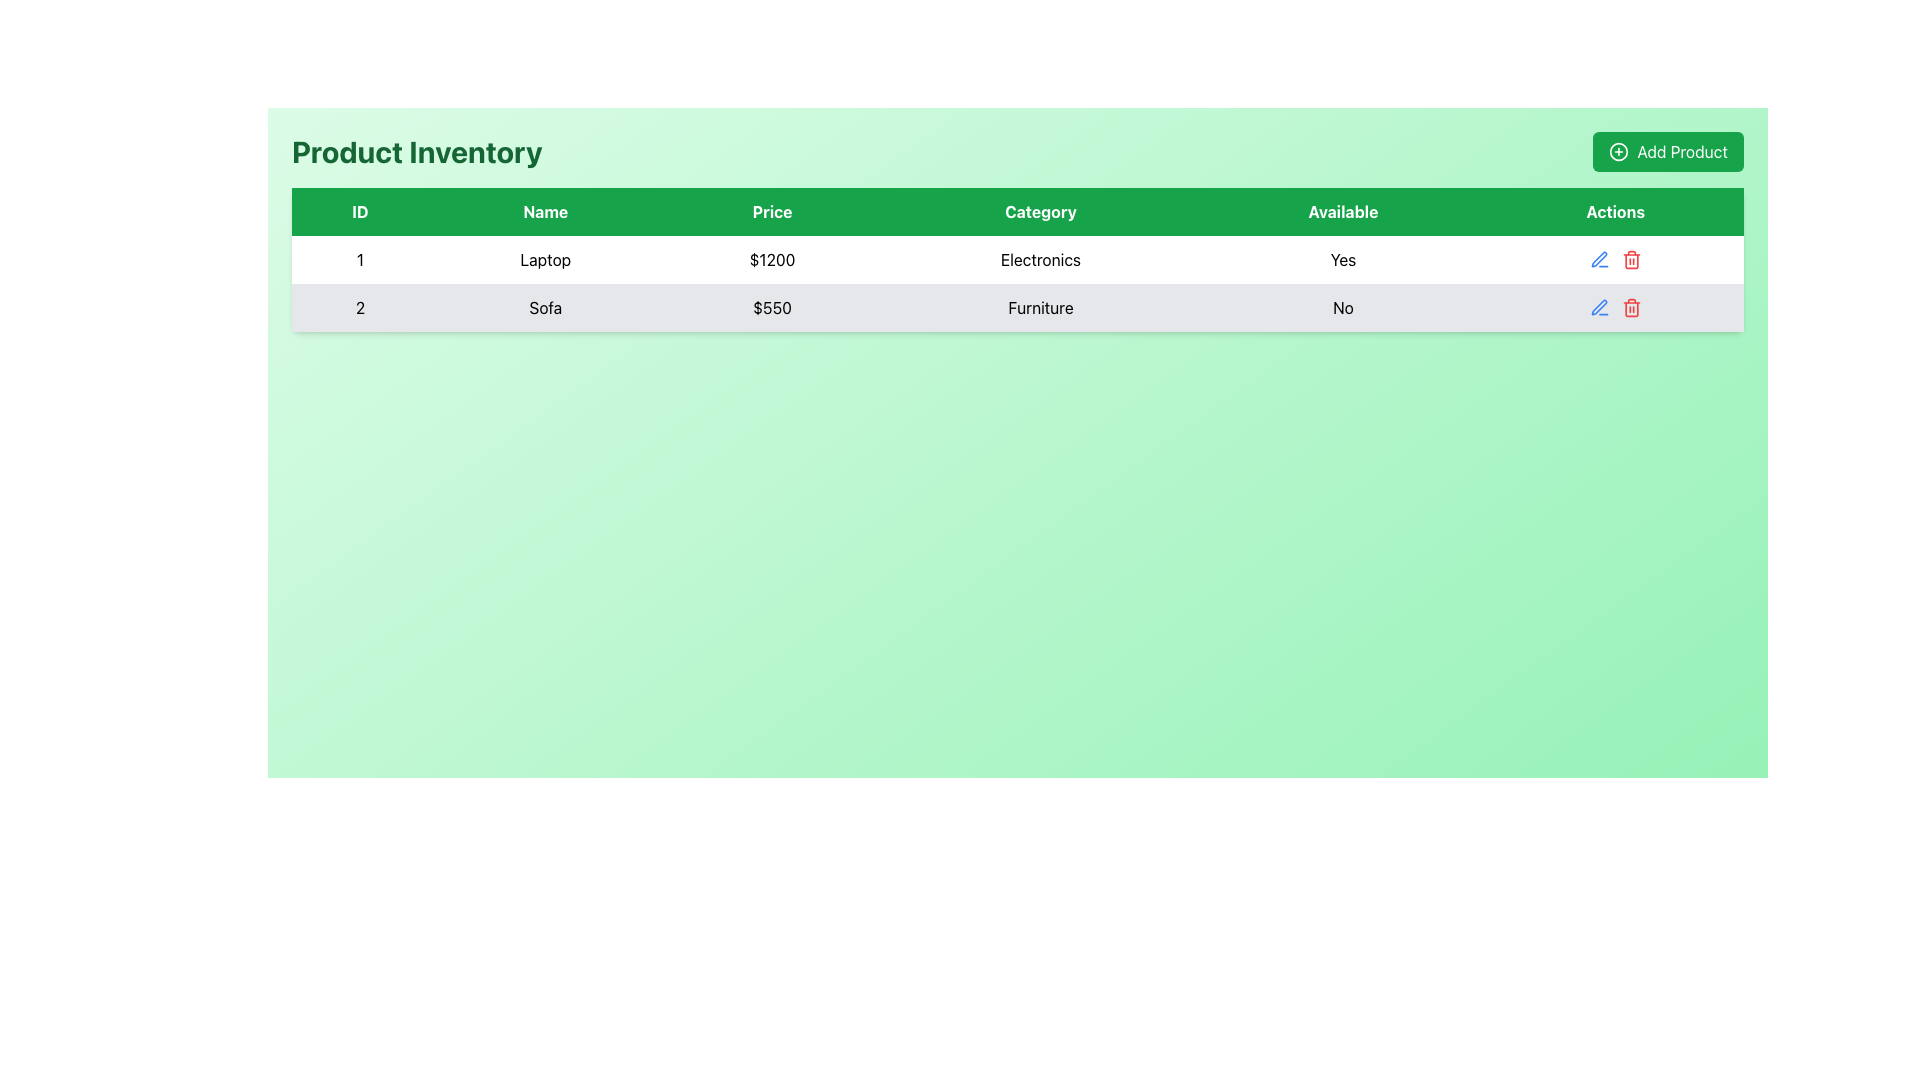 This screenshot has height=1080, width=1920. I want to click on the 'Product Inventory' text label, which serves as a heading for the product inventory management section, so click(416, 150).